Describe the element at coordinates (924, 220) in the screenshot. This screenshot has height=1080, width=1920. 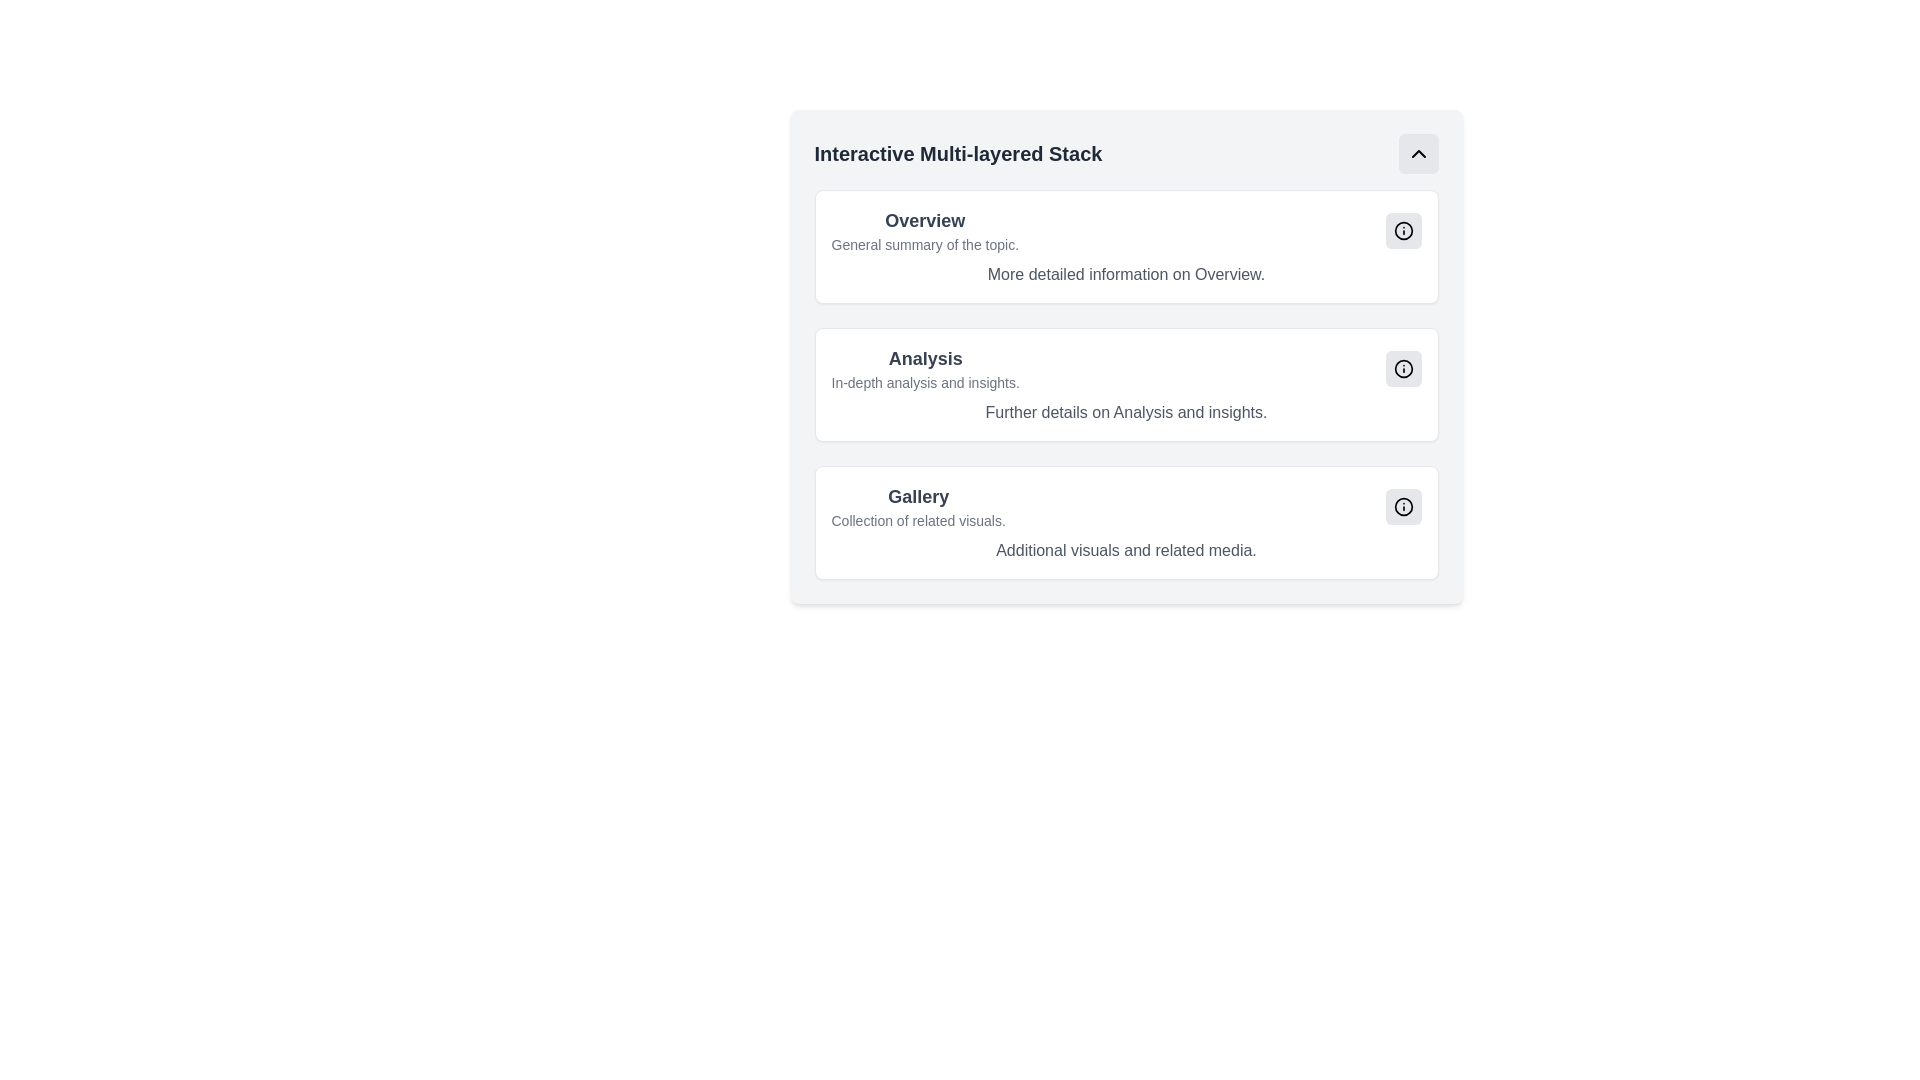
I see `the main heading text element of the 'Interactive Multi-layered Stack' section, which serves as the title summarizing its content` at that location.